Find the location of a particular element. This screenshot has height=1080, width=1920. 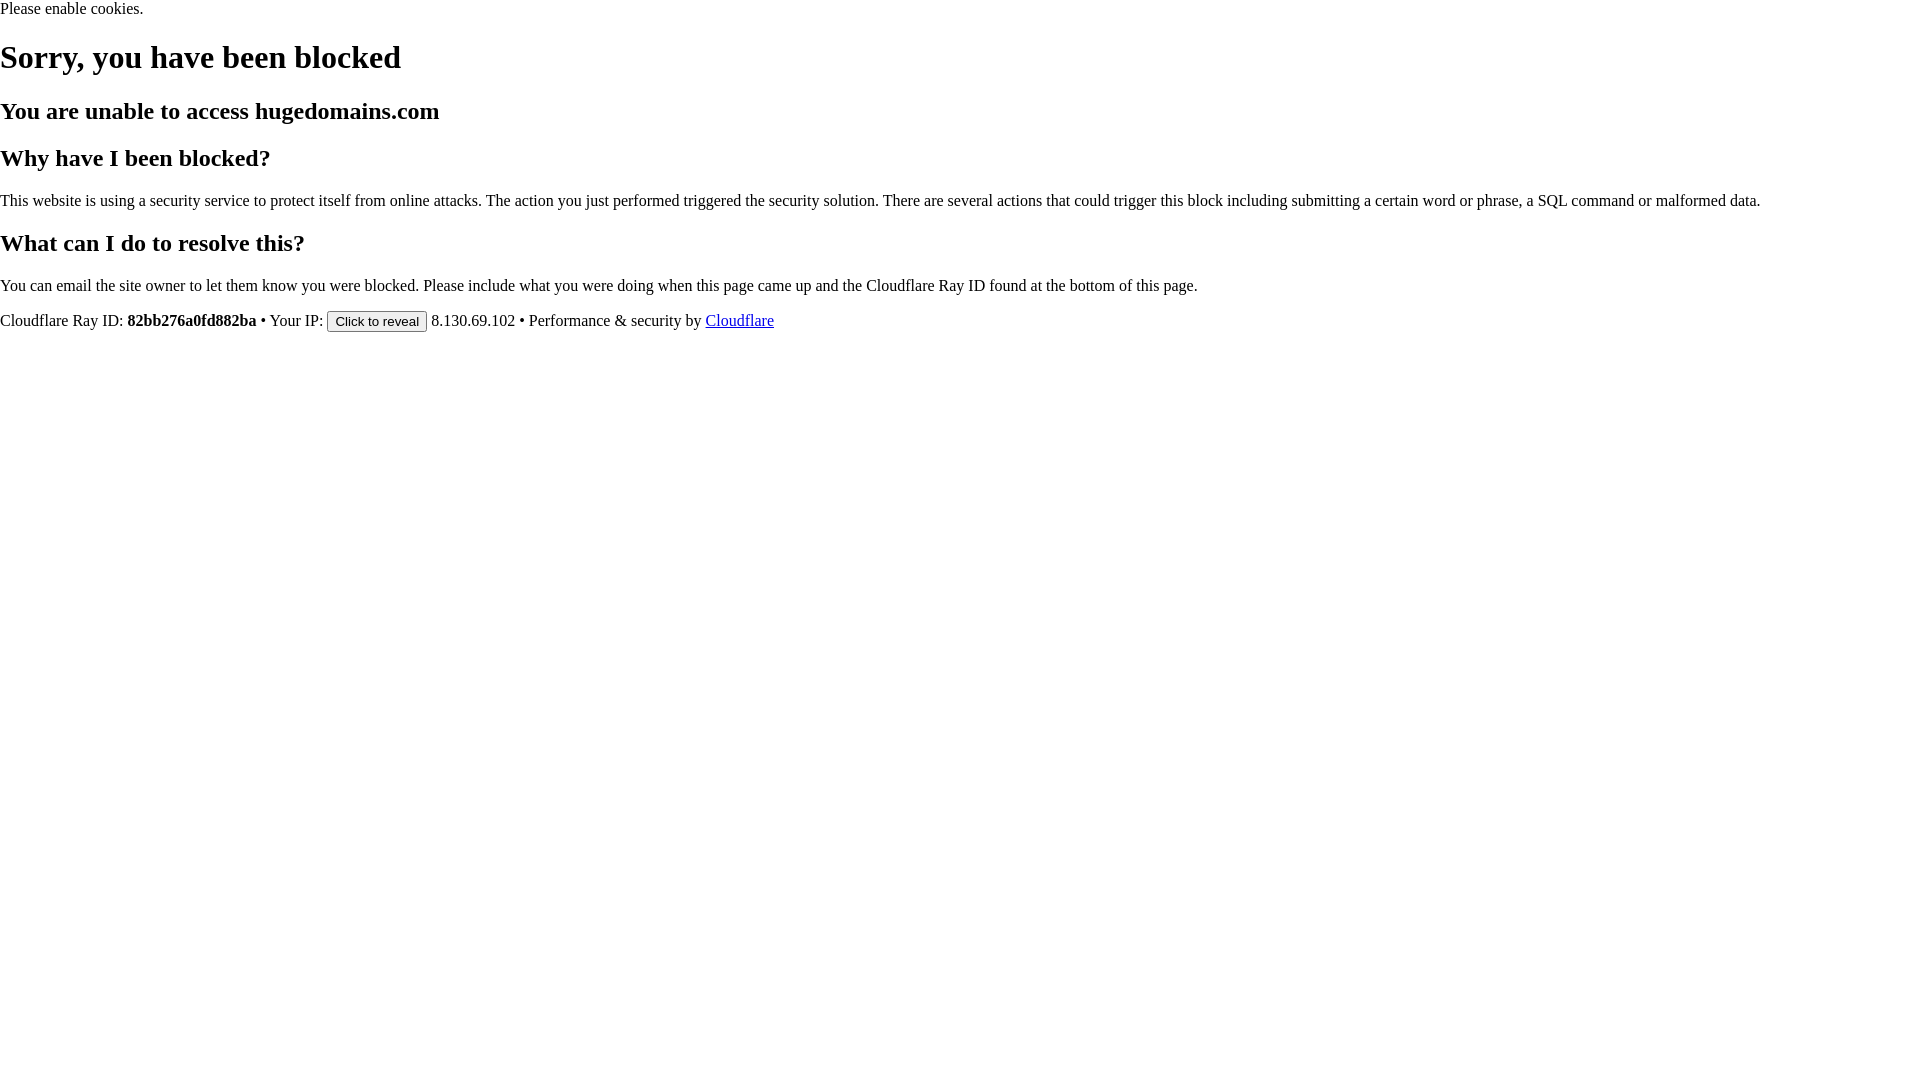

'Cloudflare' is located at coordinates (738, 319).